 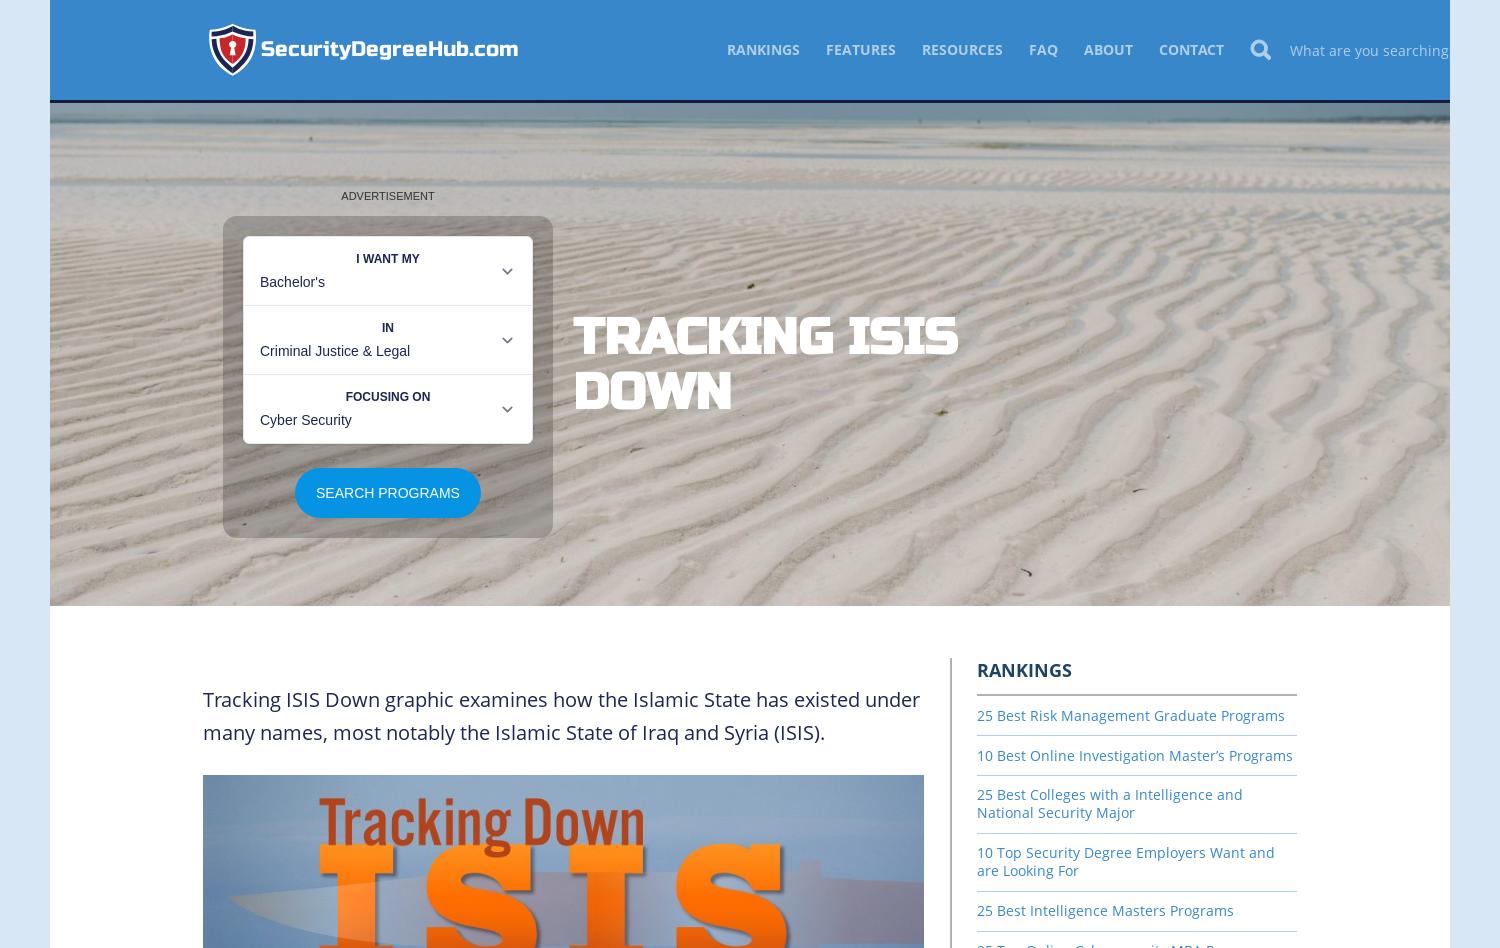 I want to click on 'About', so click(x=1107, y=49).